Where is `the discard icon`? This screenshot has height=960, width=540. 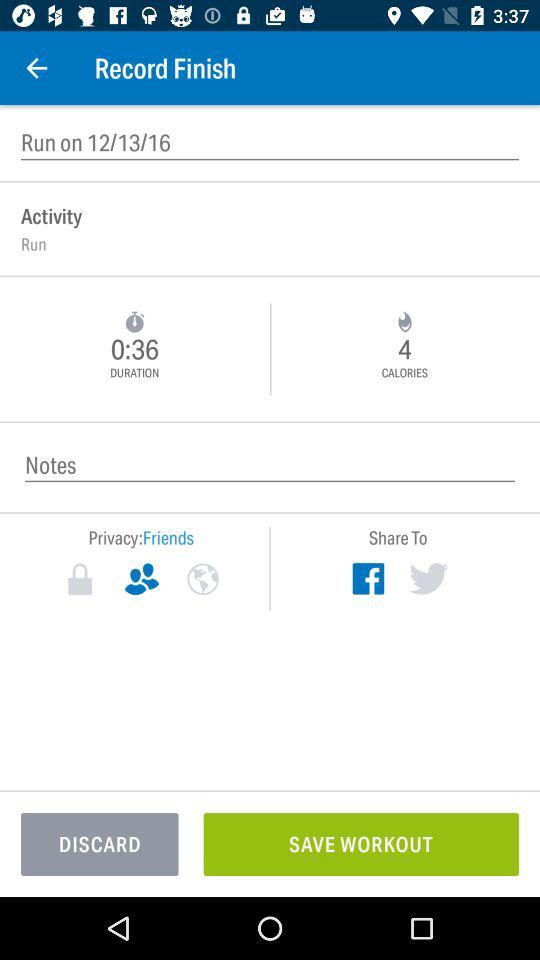
the discard icon is located at coordinates (98, 843).